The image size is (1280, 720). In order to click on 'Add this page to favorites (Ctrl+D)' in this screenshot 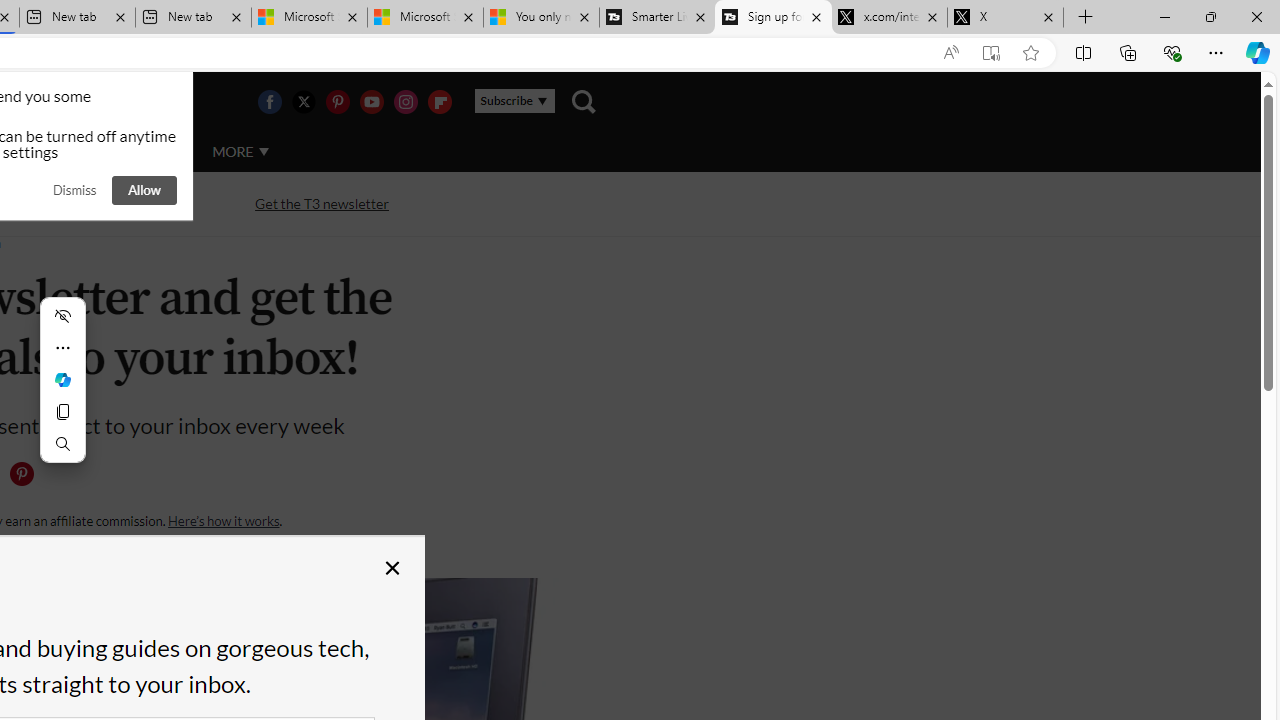, I will do `click(1031, 52)`.